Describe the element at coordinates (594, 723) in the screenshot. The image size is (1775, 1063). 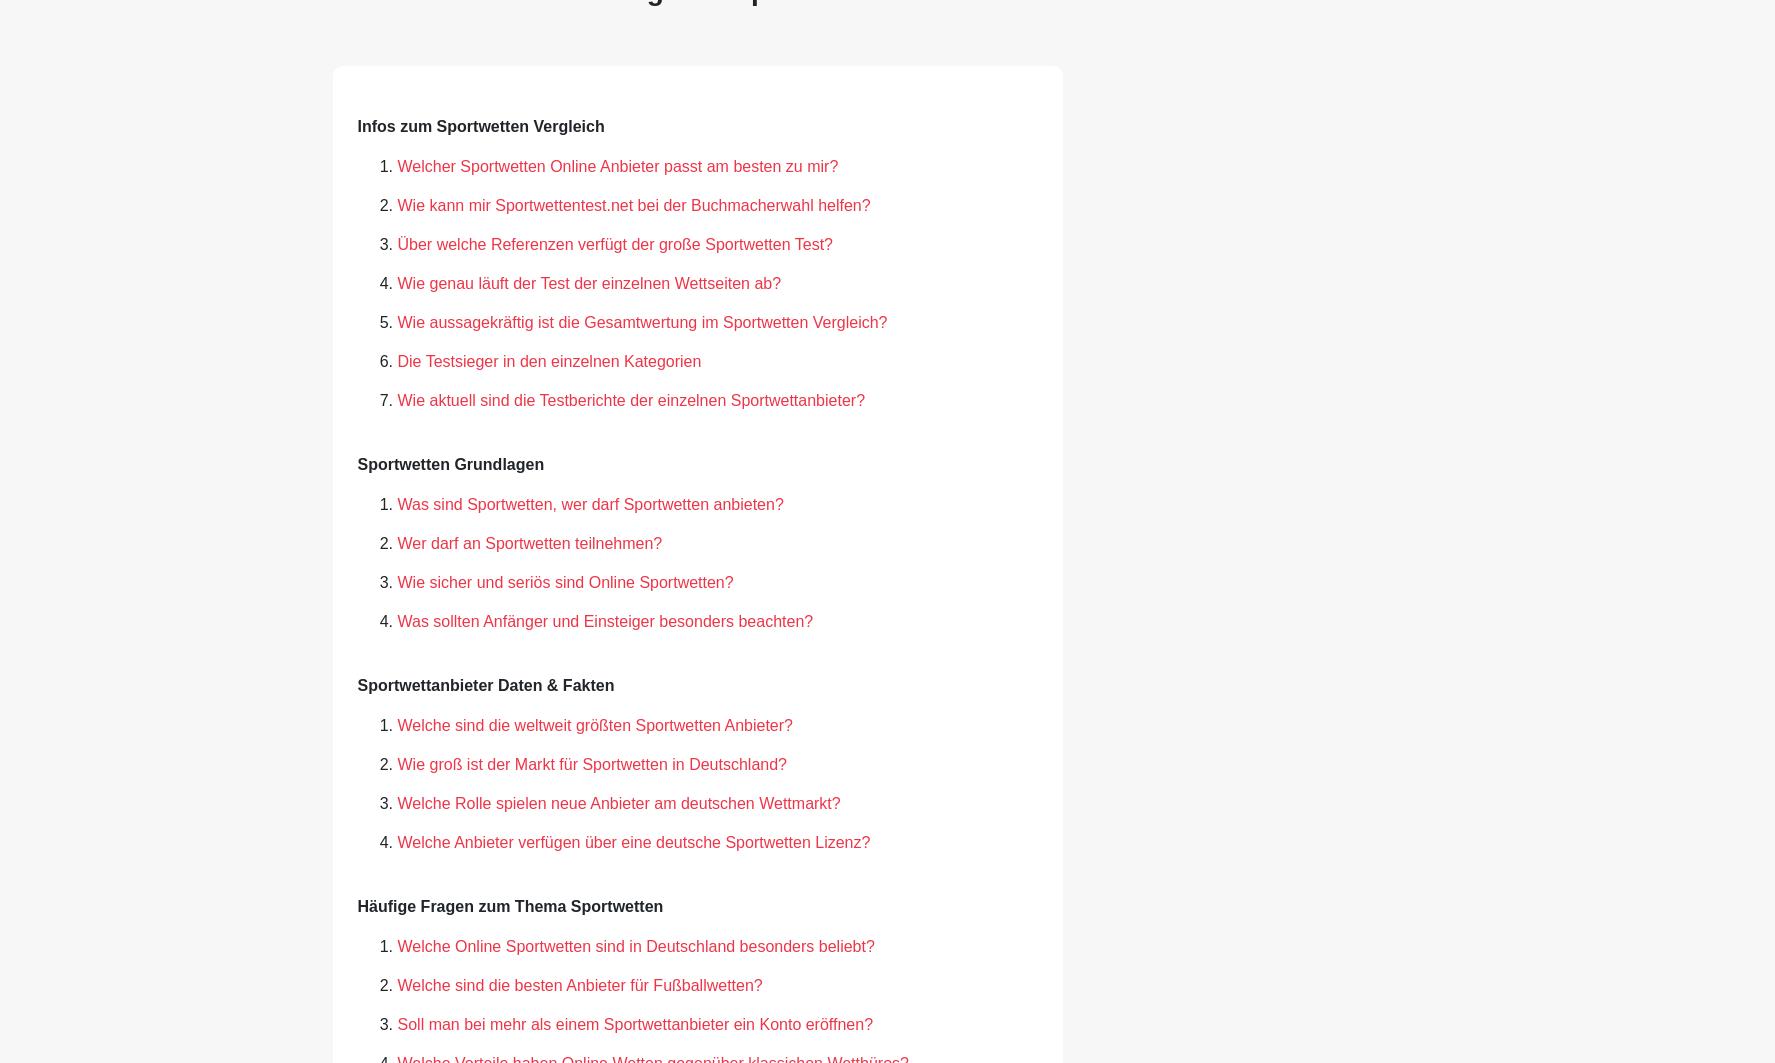
I see `'Welche sind die weltweit größten Sportwetten Anbieter?'` at that location.